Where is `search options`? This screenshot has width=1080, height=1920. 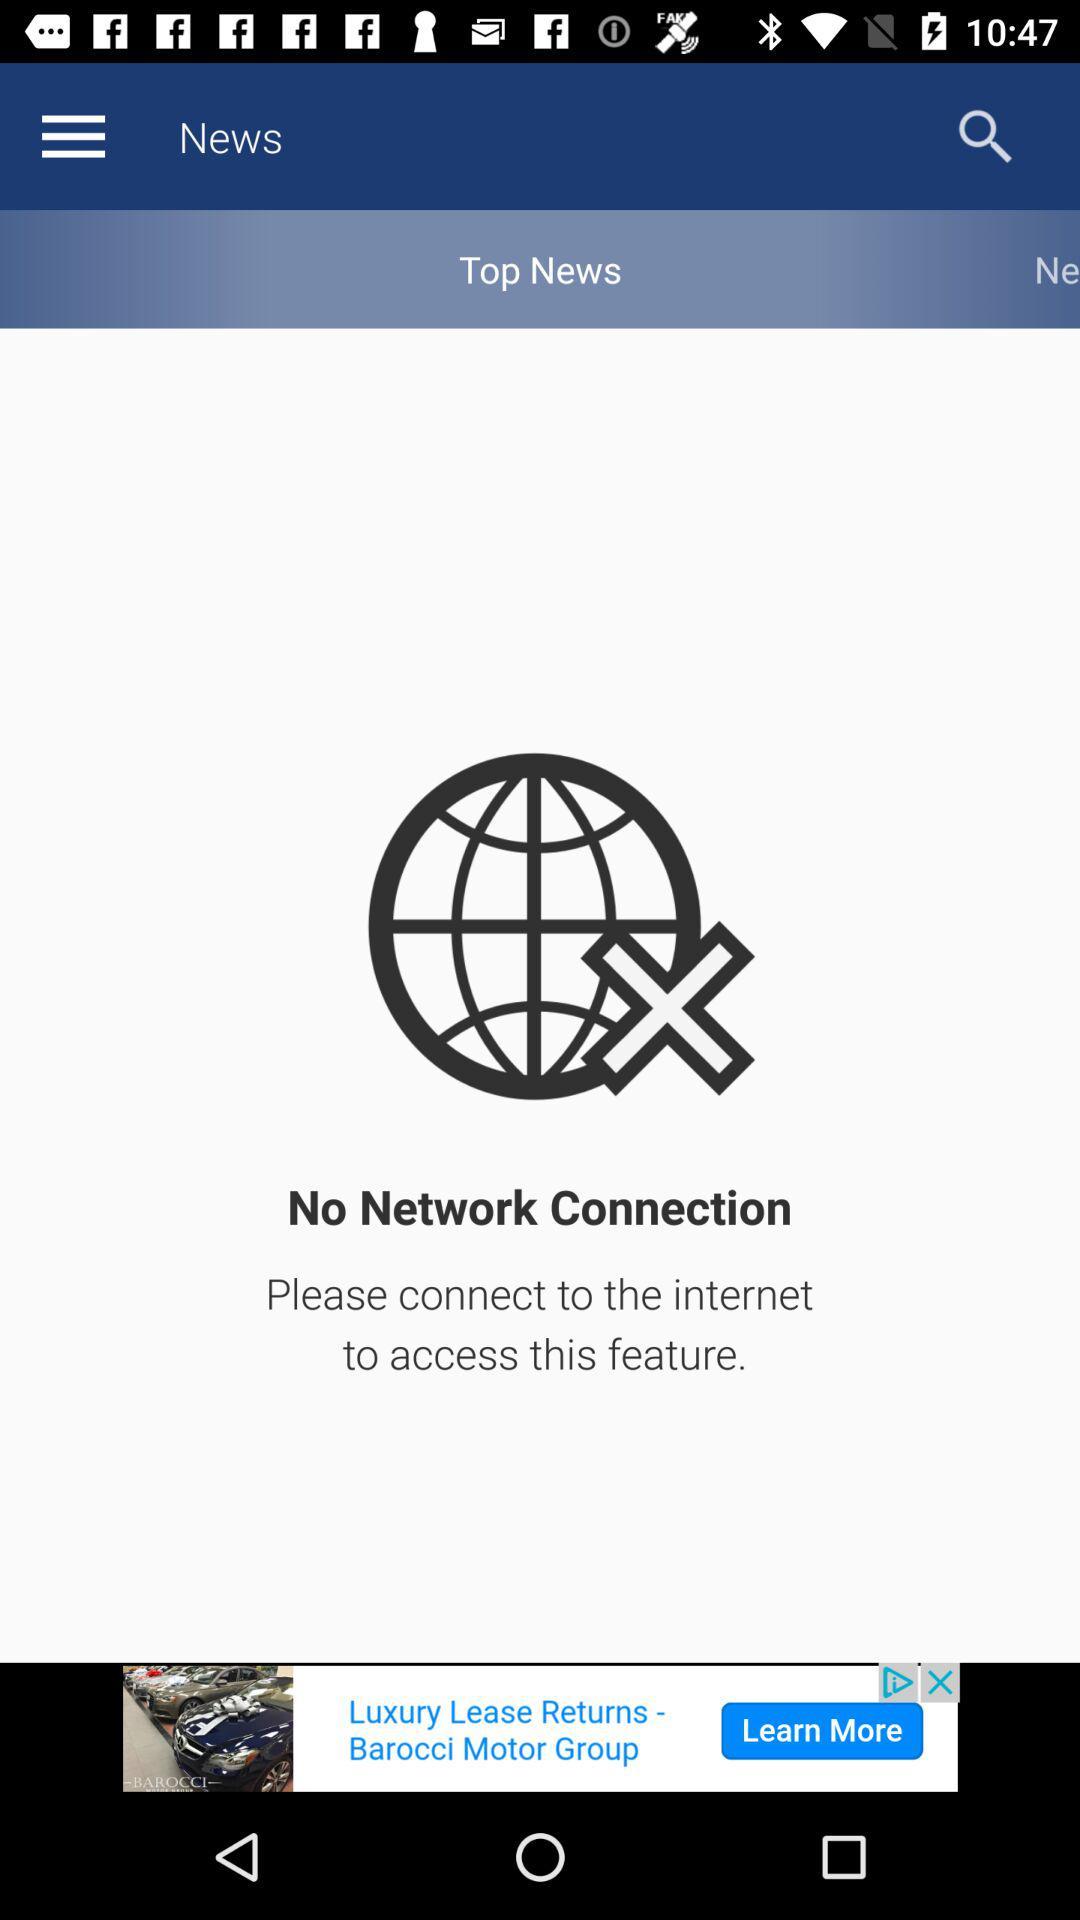 search options is located at coordinates (984, 135).